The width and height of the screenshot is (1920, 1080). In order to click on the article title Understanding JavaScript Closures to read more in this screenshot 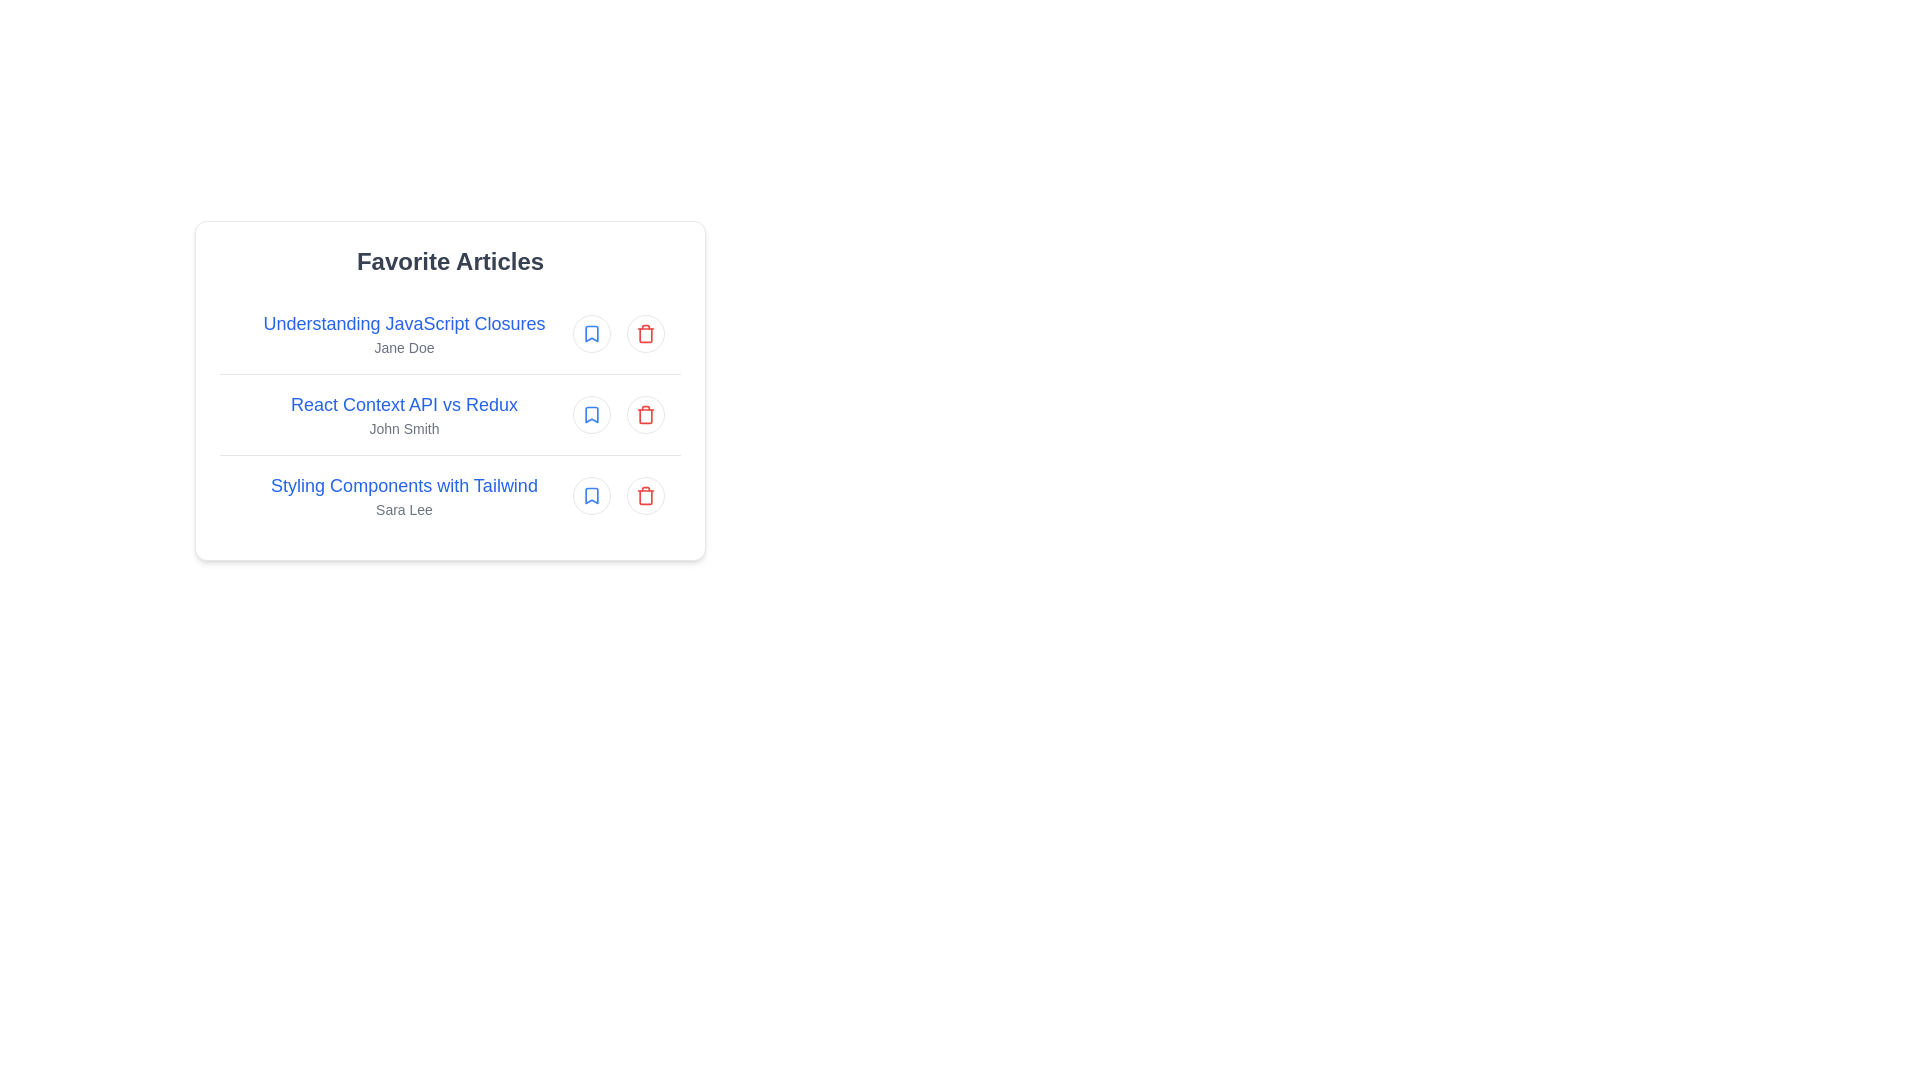, I will do `click(403, 323)`.